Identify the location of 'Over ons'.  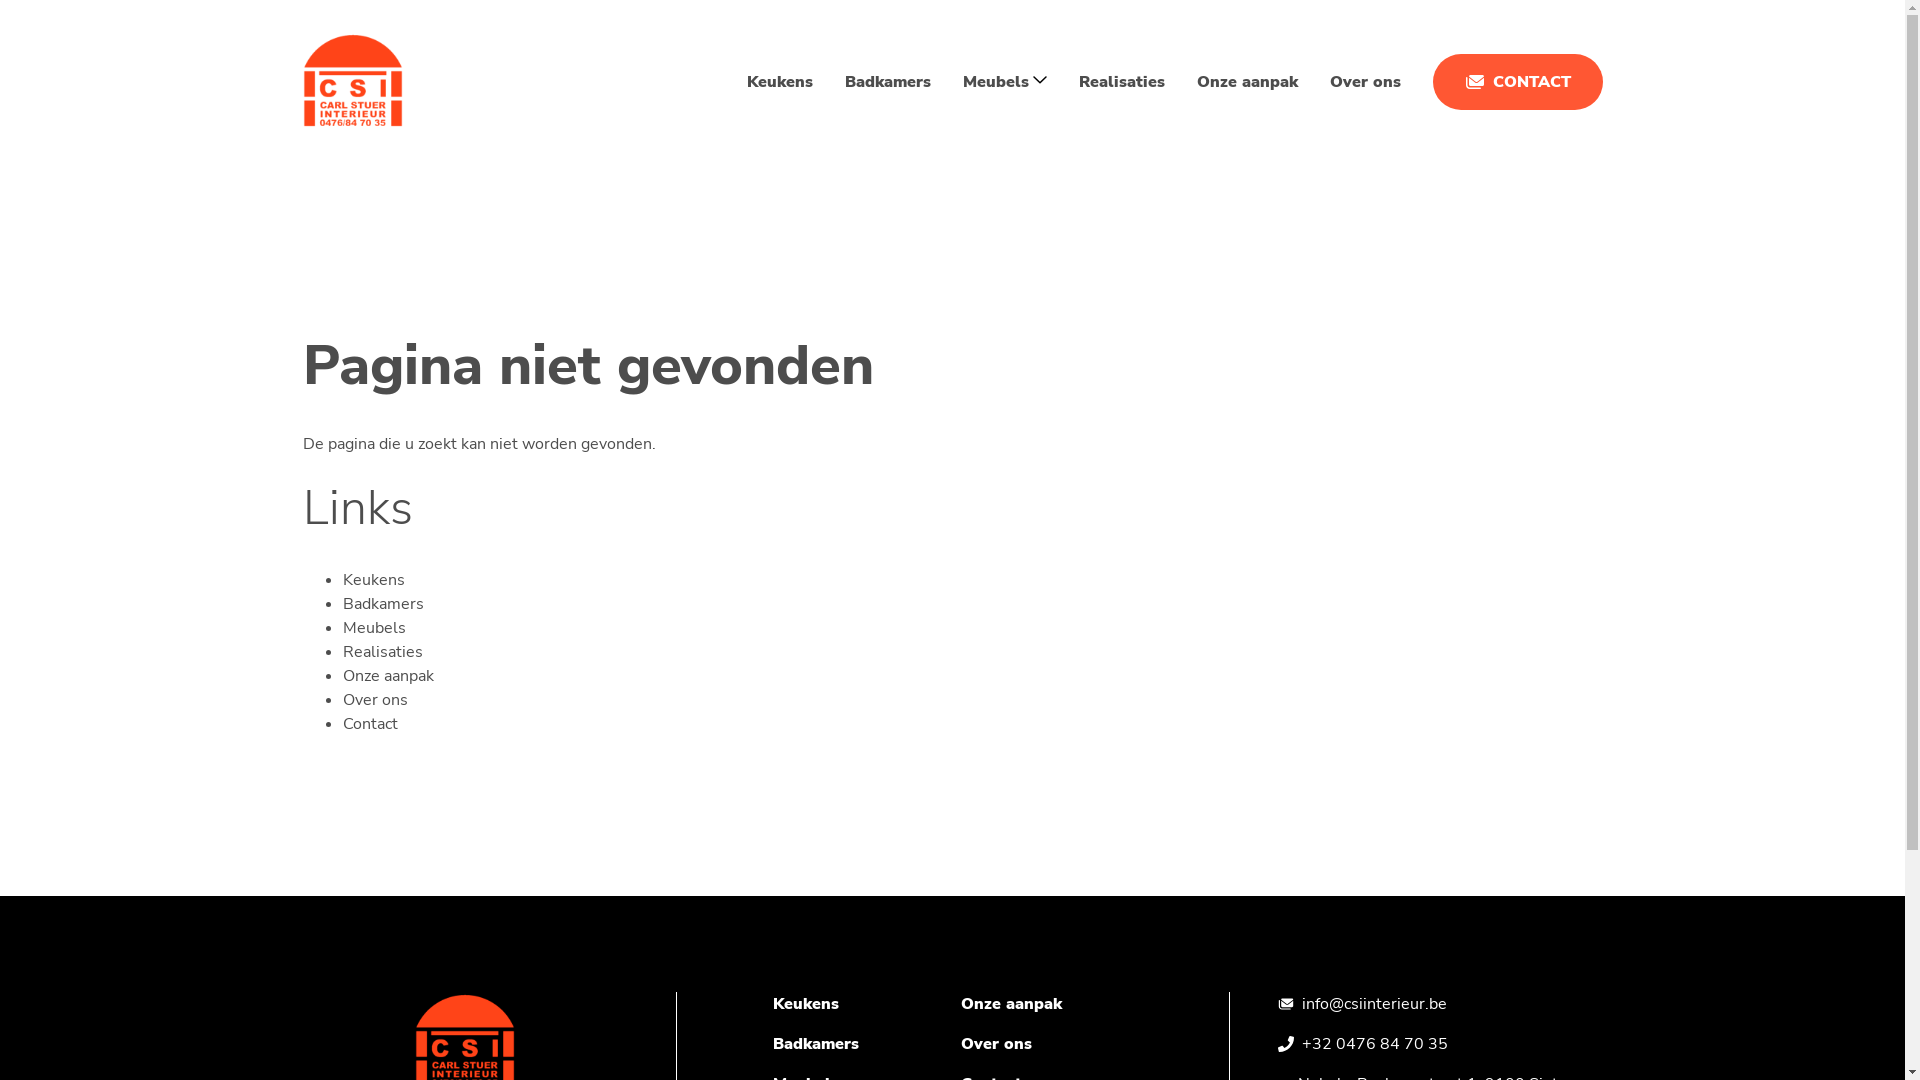
(960, 1043).